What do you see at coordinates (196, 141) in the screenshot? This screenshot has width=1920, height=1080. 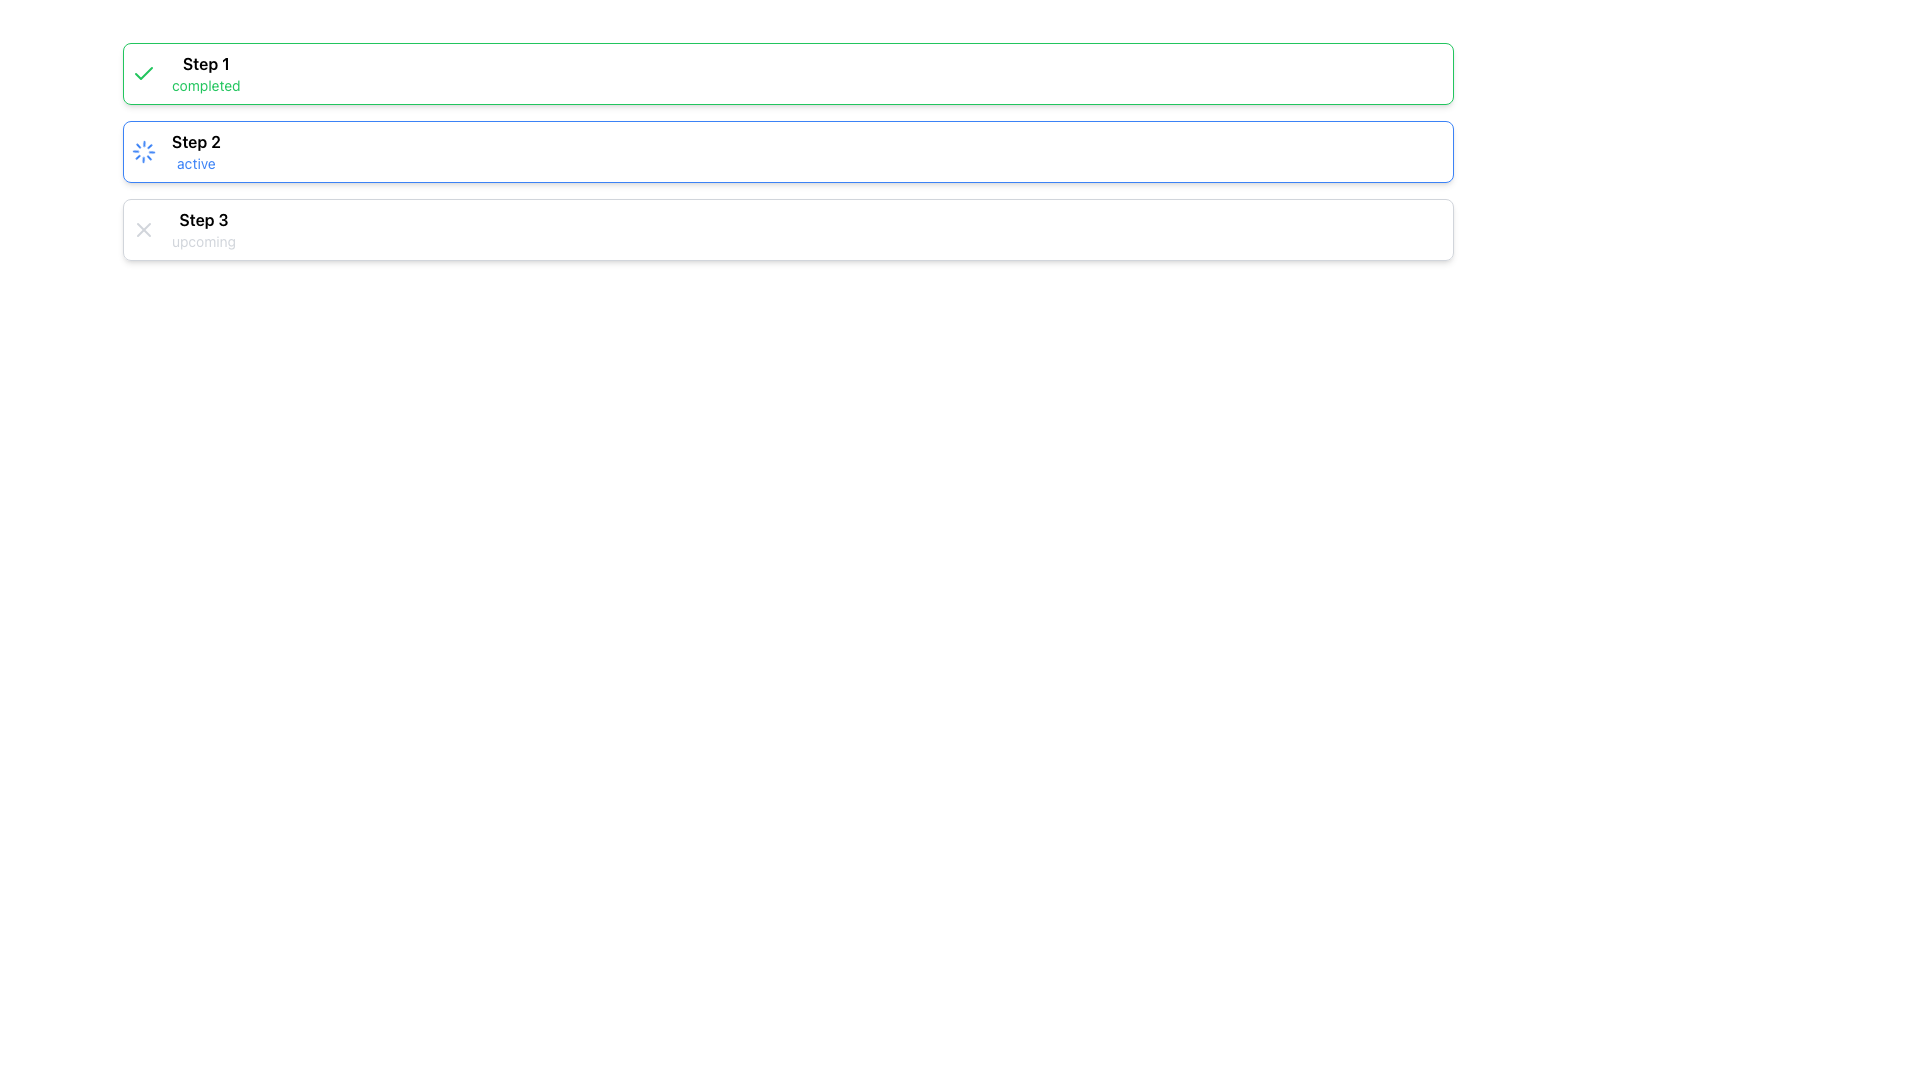 I see `the 'Step 2' label, which is a bold text indicating the second step in a three-step progress indicator` at bounding box center [196, 141].